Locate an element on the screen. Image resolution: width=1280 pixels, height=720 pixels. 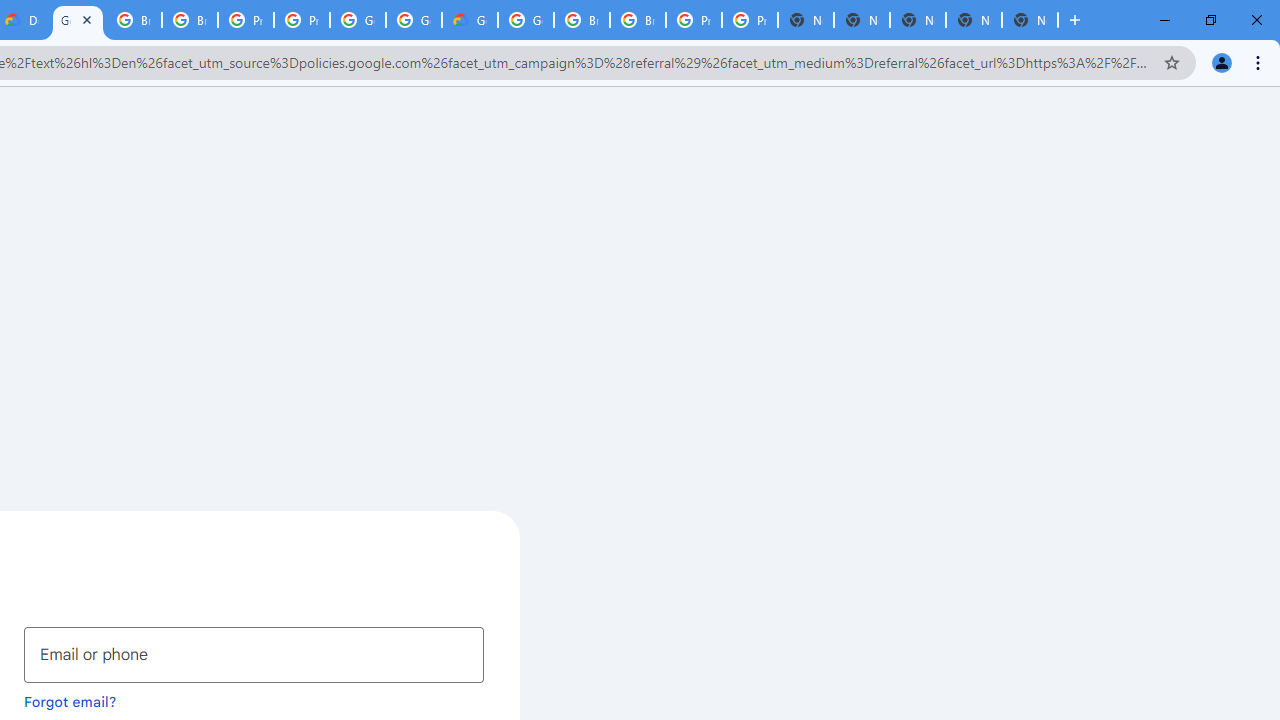
'Google Cloud Estimate Summary' is located at coordinates (468, 20).